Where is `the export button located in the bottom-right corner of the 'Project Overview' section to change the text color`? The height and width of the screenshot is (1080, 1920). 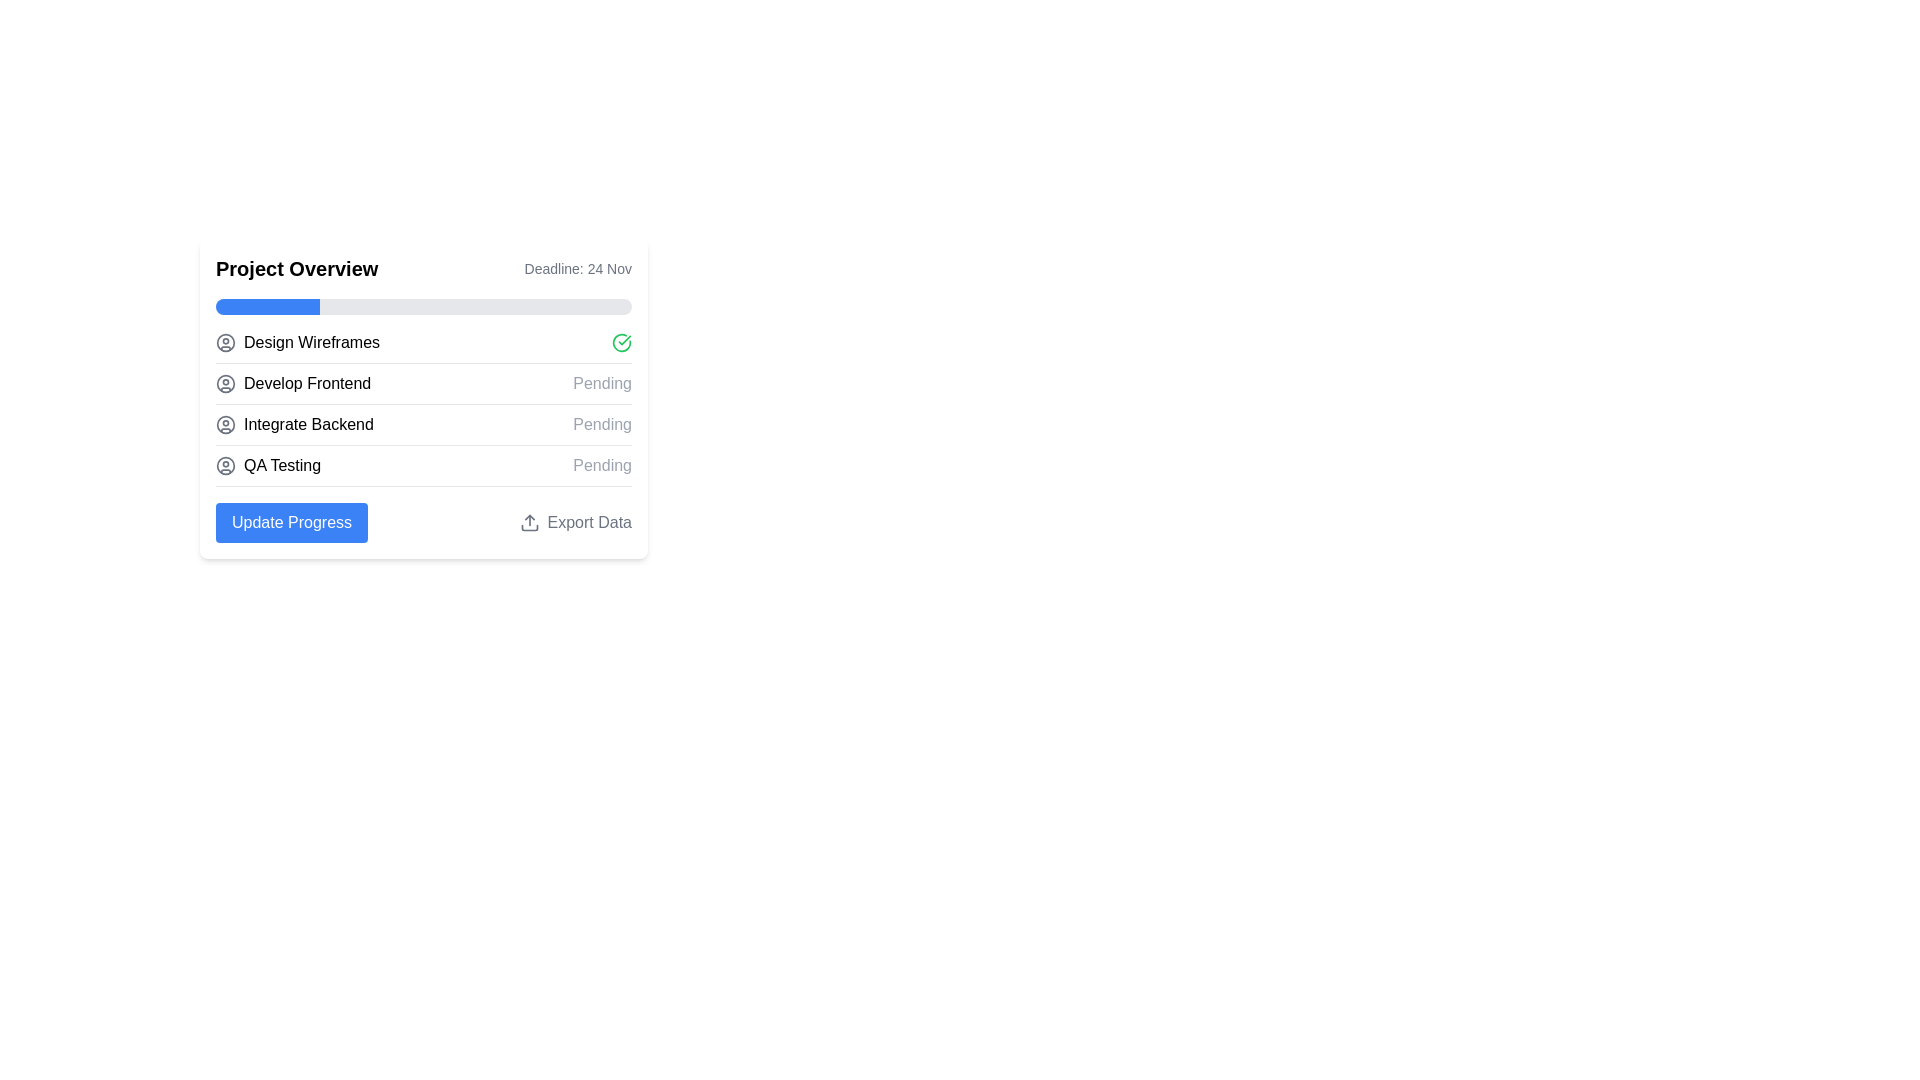
the export button located in the bottom-right corner of the 'Project Overview' section to change the text color is located at coordinates (574, 522).